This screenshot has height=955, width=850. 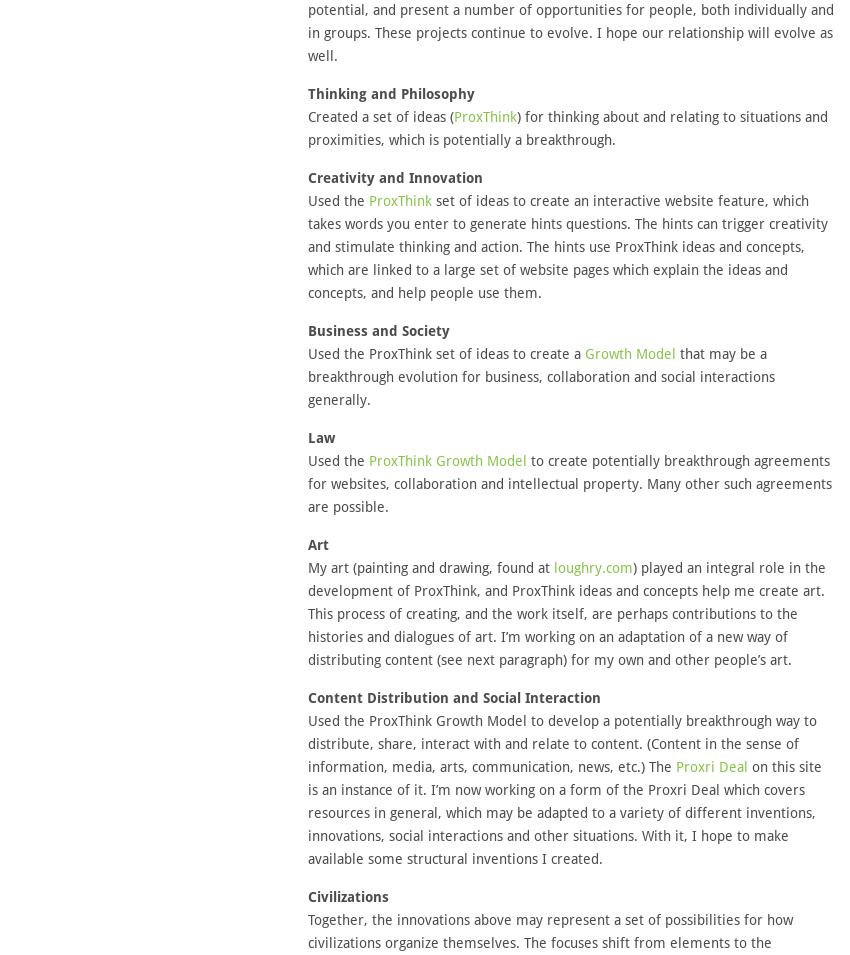 I want to click on 'ProxThink Growth Model', so click(x=446, y=459).